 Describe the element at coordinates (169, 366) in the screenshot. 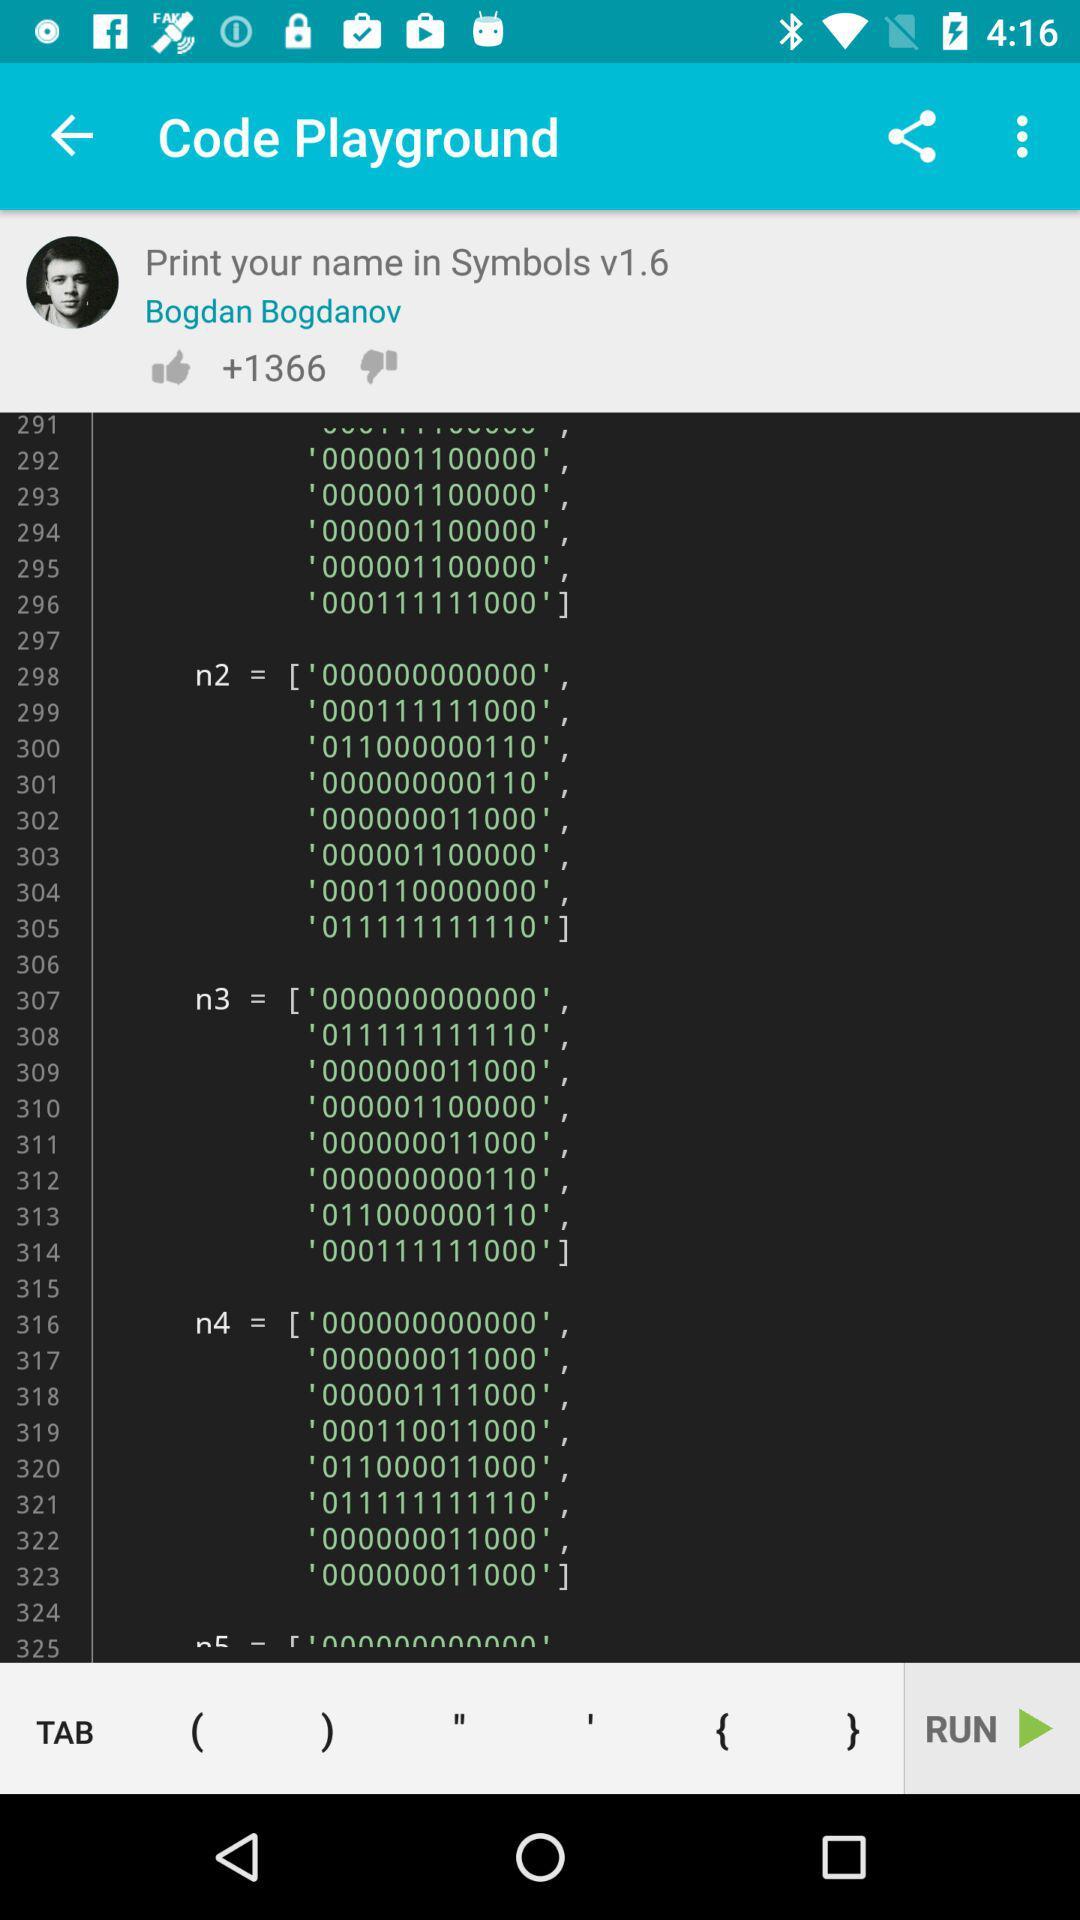

I see `like` at that location.